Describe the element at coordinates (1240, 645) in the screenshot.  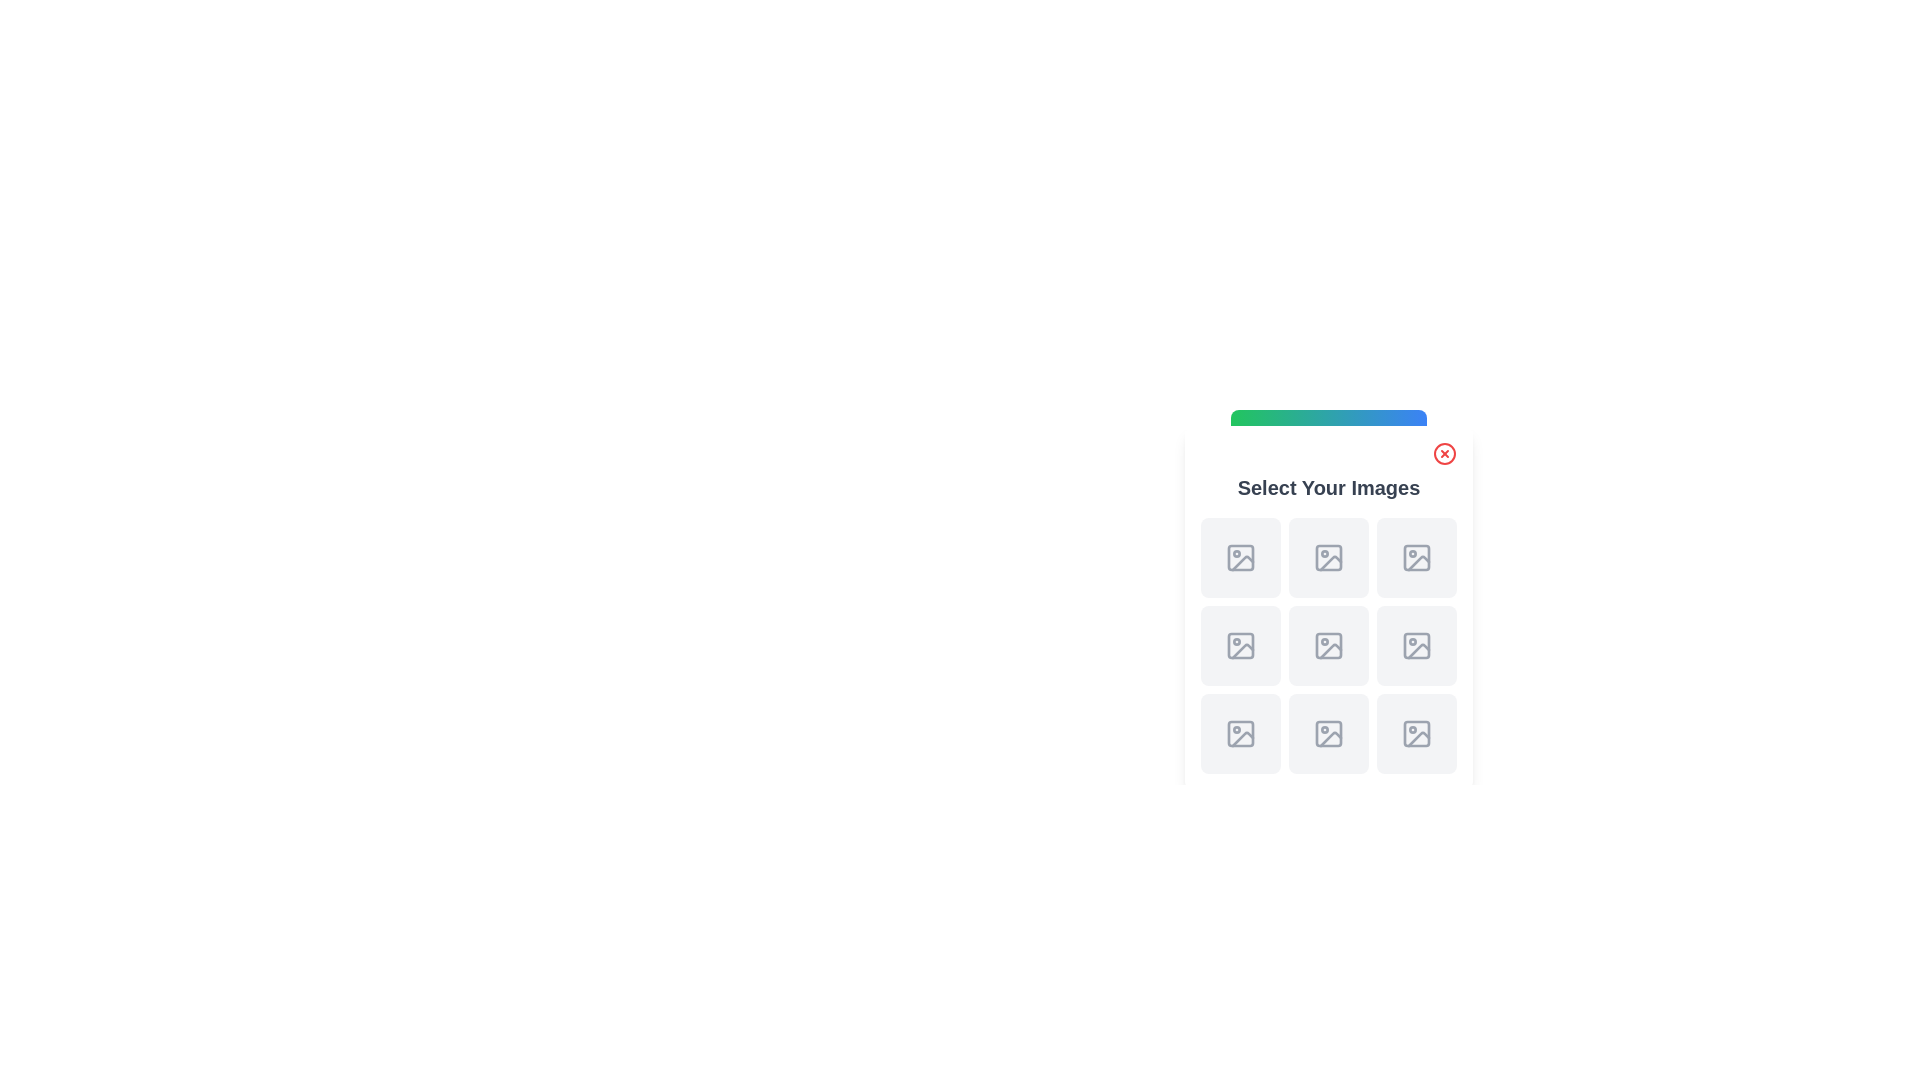
I see `the SVG graphical component that serves as the larger rectangular background element of the icon located in the fourth row and second column of the grid layout` at that location.